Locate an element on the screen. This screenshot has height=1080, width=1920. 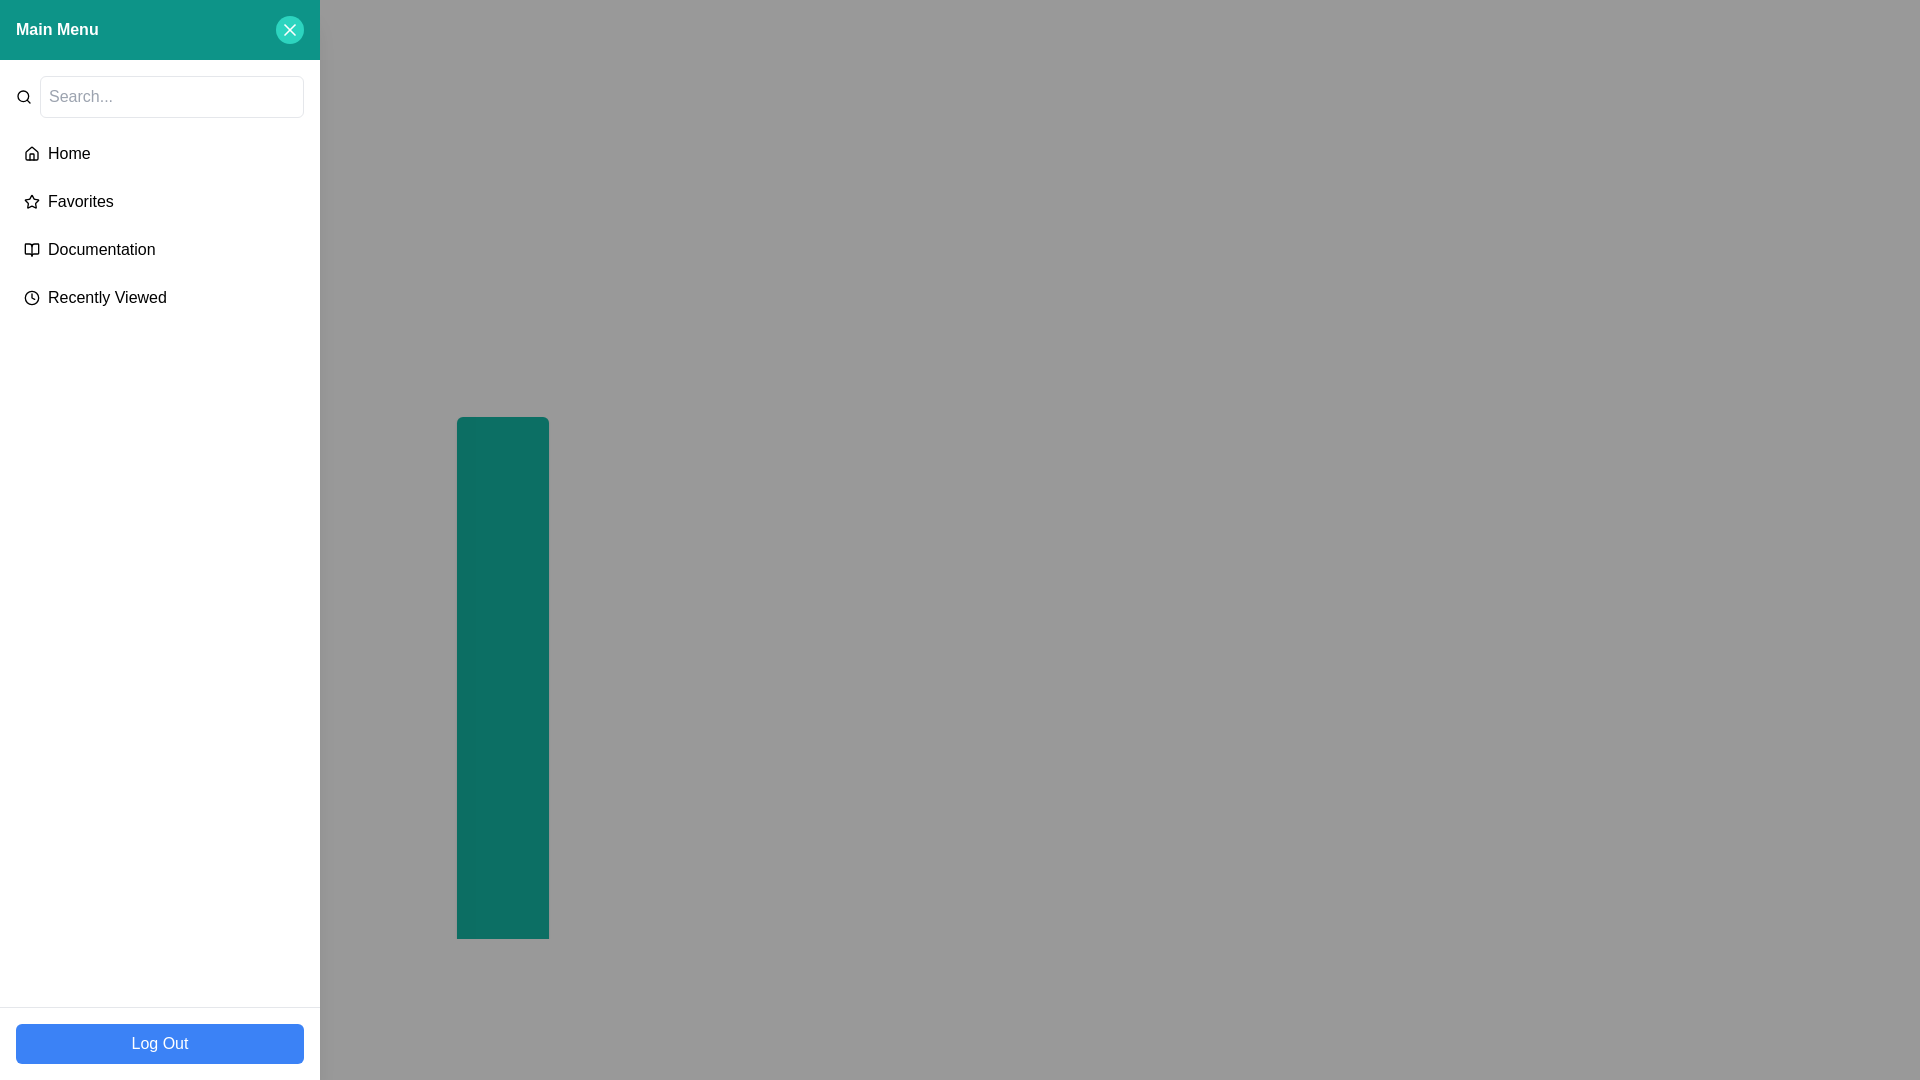
the close button located in the top-right corner of the 'Main Menu' panel is located at coordinates (288, 30).